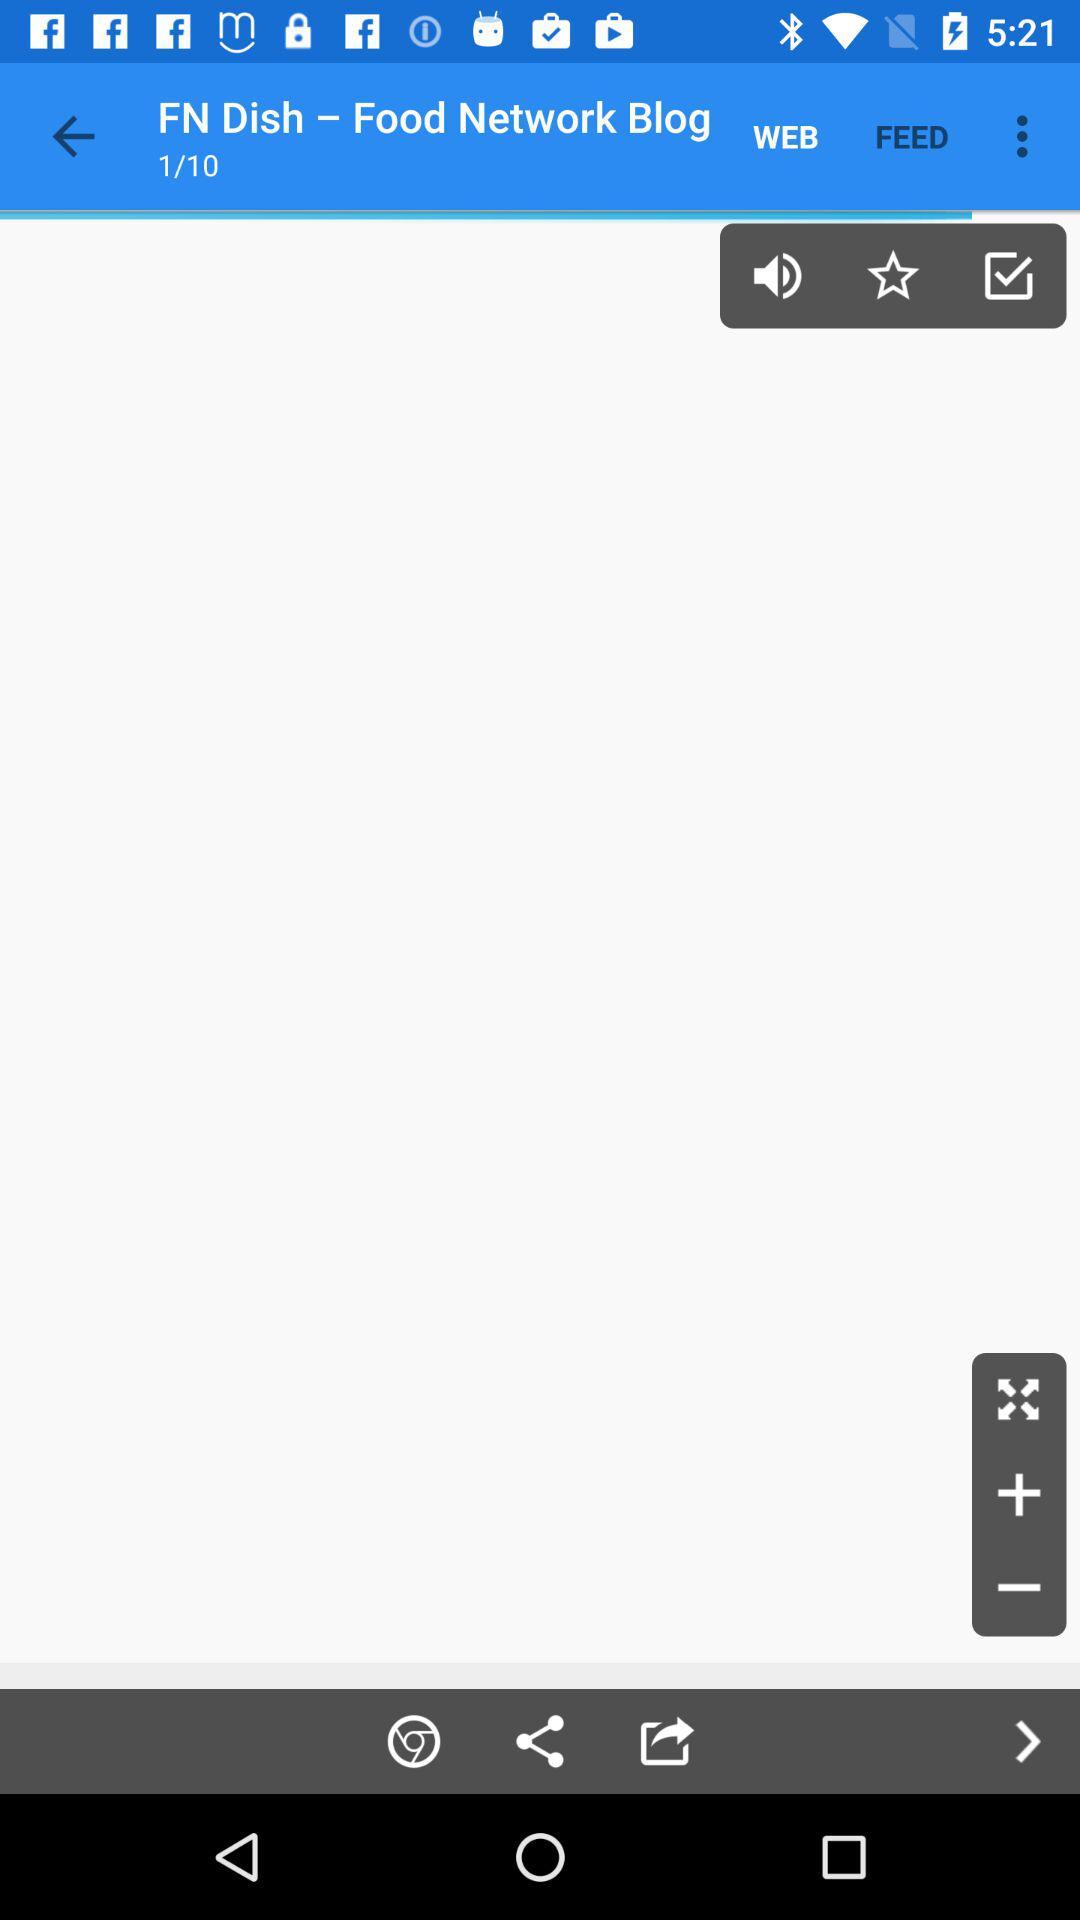 Image resolution: width=1080 pixels, height=1920 pixels. What do you see at coordinates (1027, 135) in the screenshot?
I see `icon to the right of the feed icon` at bounding box center [1027, 135].